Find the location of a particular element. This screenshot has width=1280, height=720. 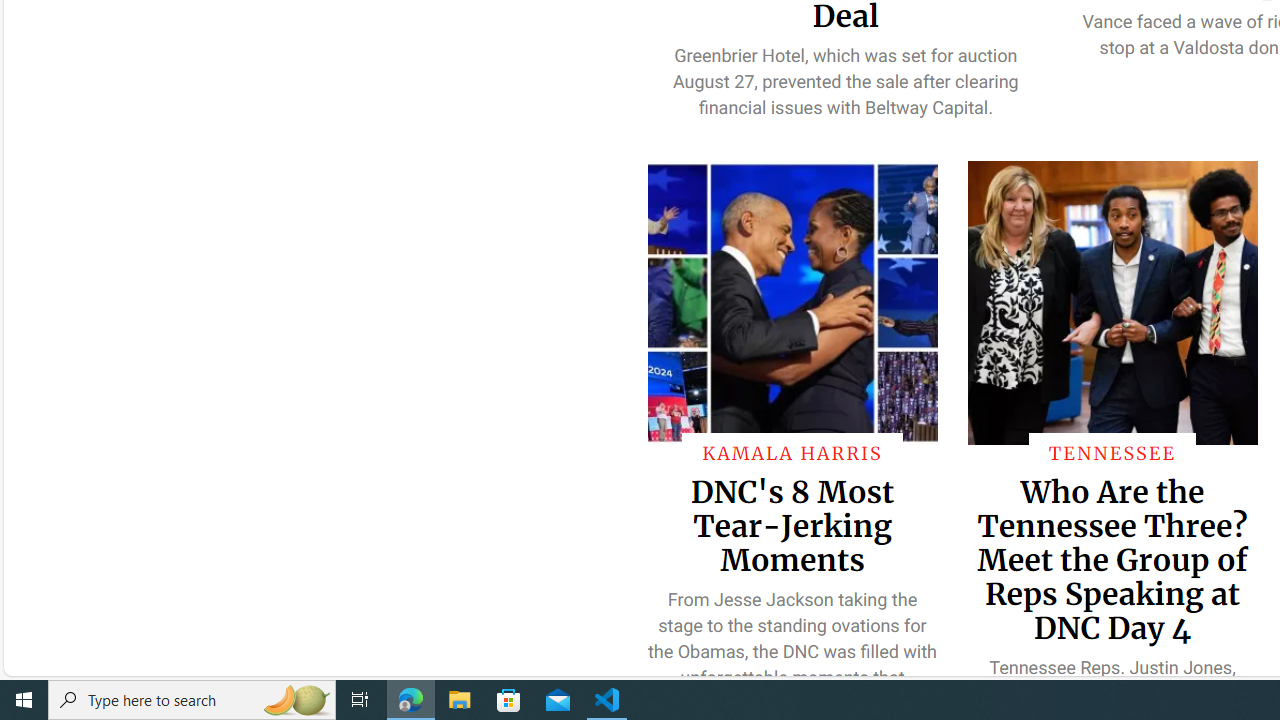

'Visual Studio Code - 1 running window' is located at coordinates (606, 698).